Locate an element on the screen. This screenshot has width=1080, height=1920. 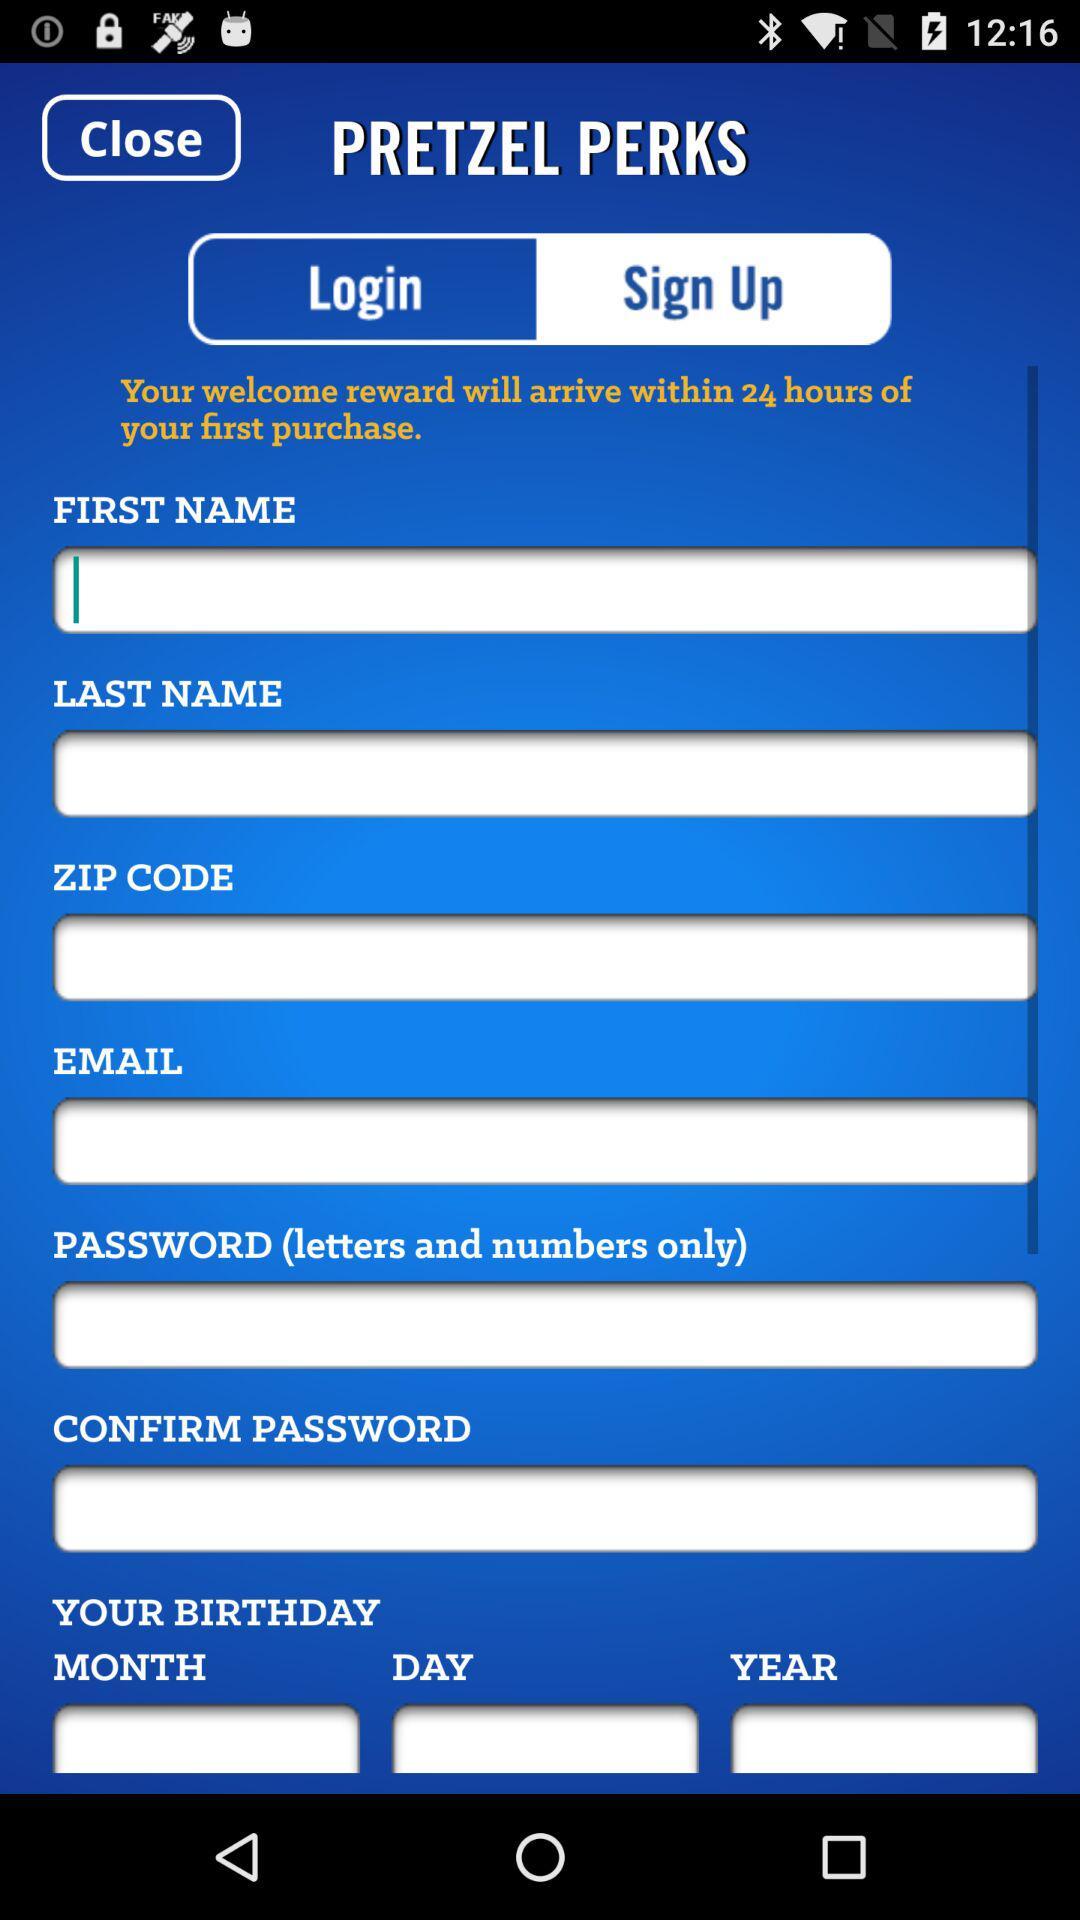
birthday month is located at coordinates (206, 1737).